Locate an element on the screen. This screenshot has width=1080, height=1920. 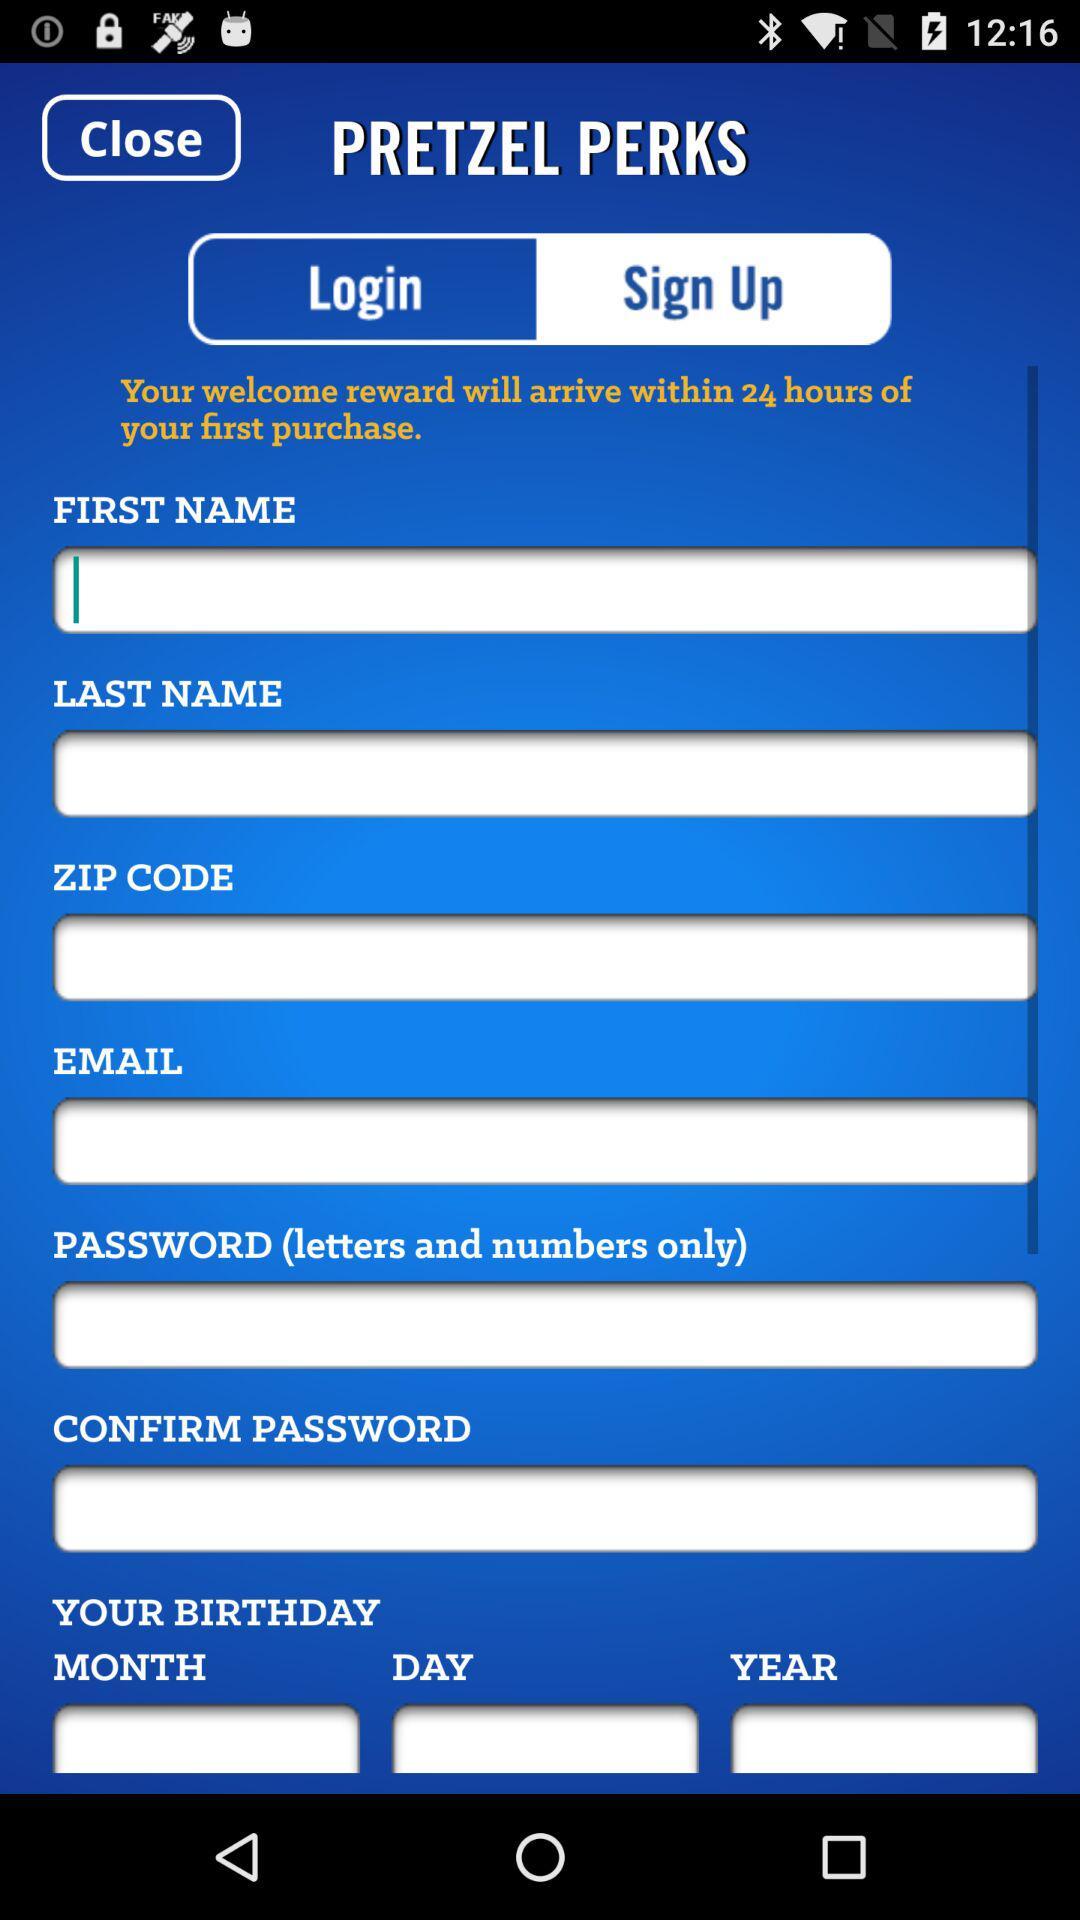
birthday month is located at coordinates (206, 1737).